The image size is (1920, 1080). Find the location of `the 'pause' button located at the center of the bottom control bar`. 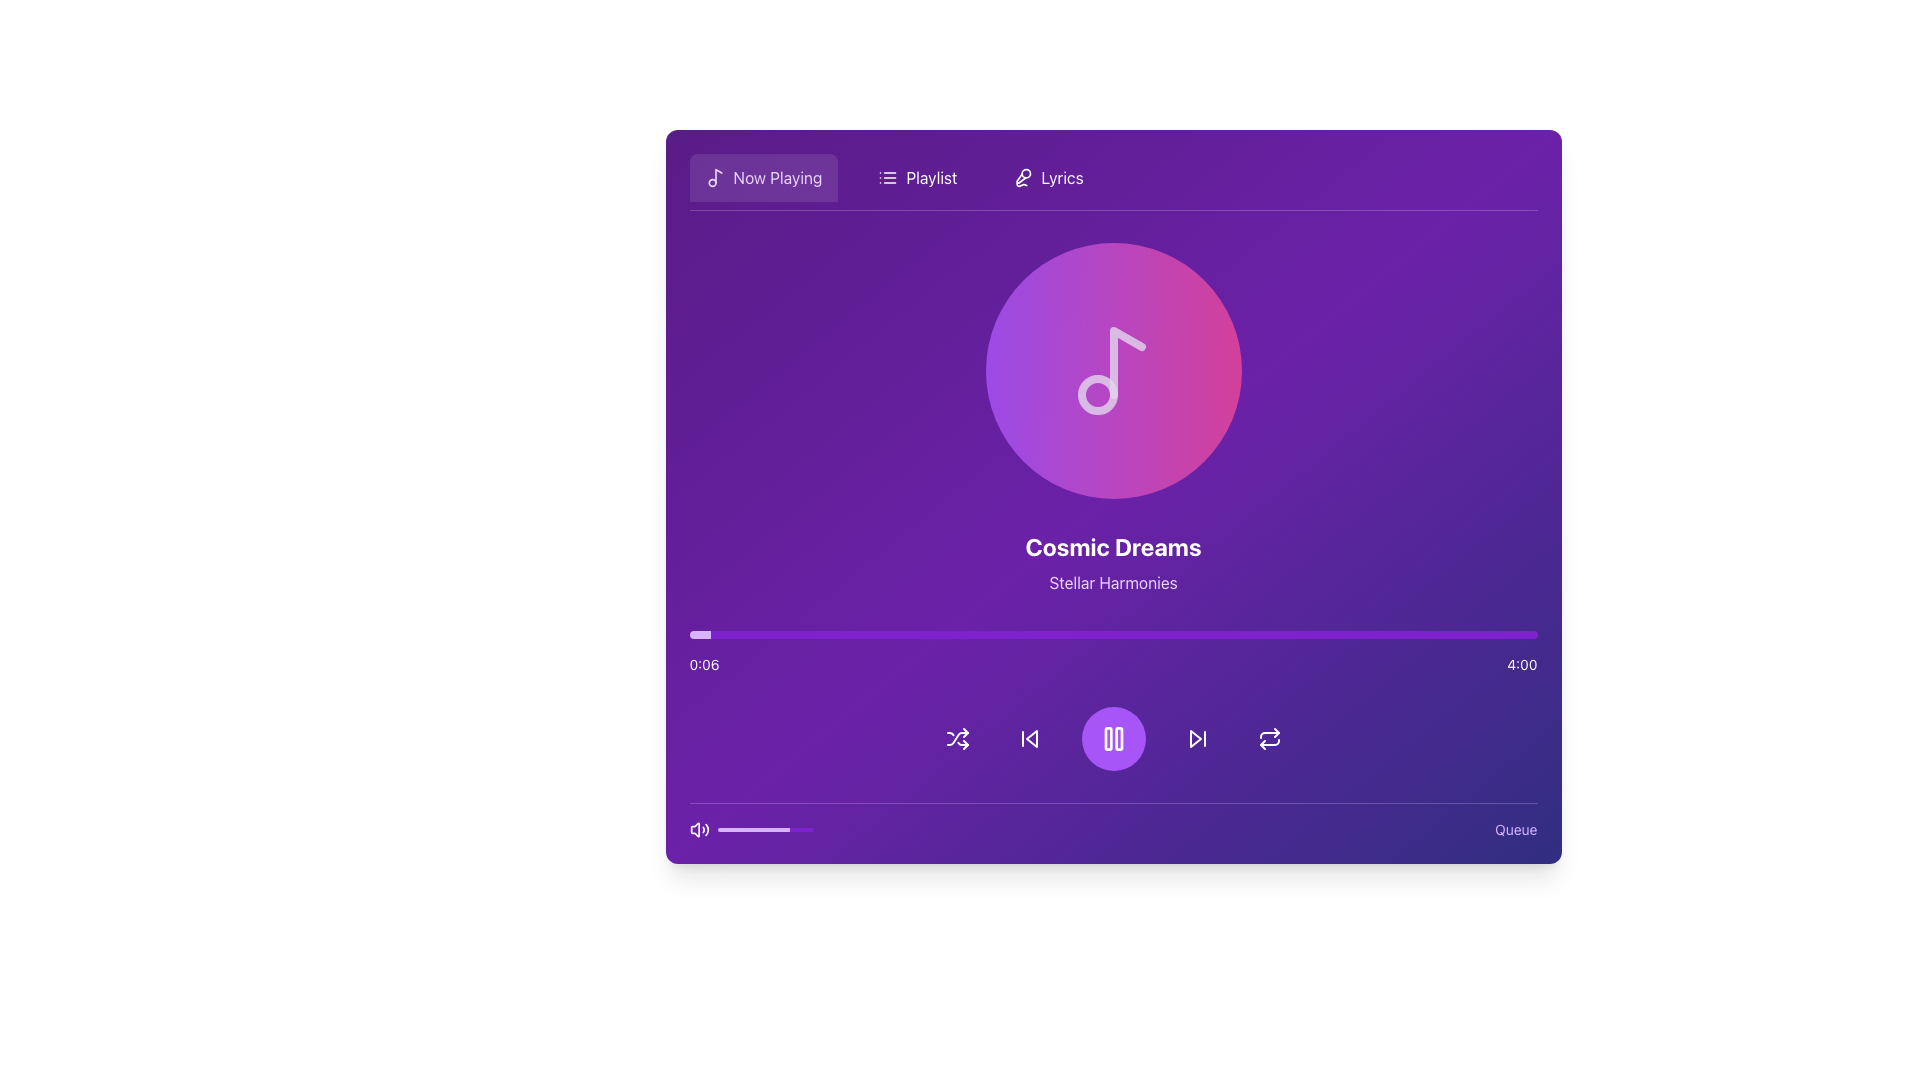

the 'pause' button located at the center of the bottom control bar is located at coordinates (1112, 739).